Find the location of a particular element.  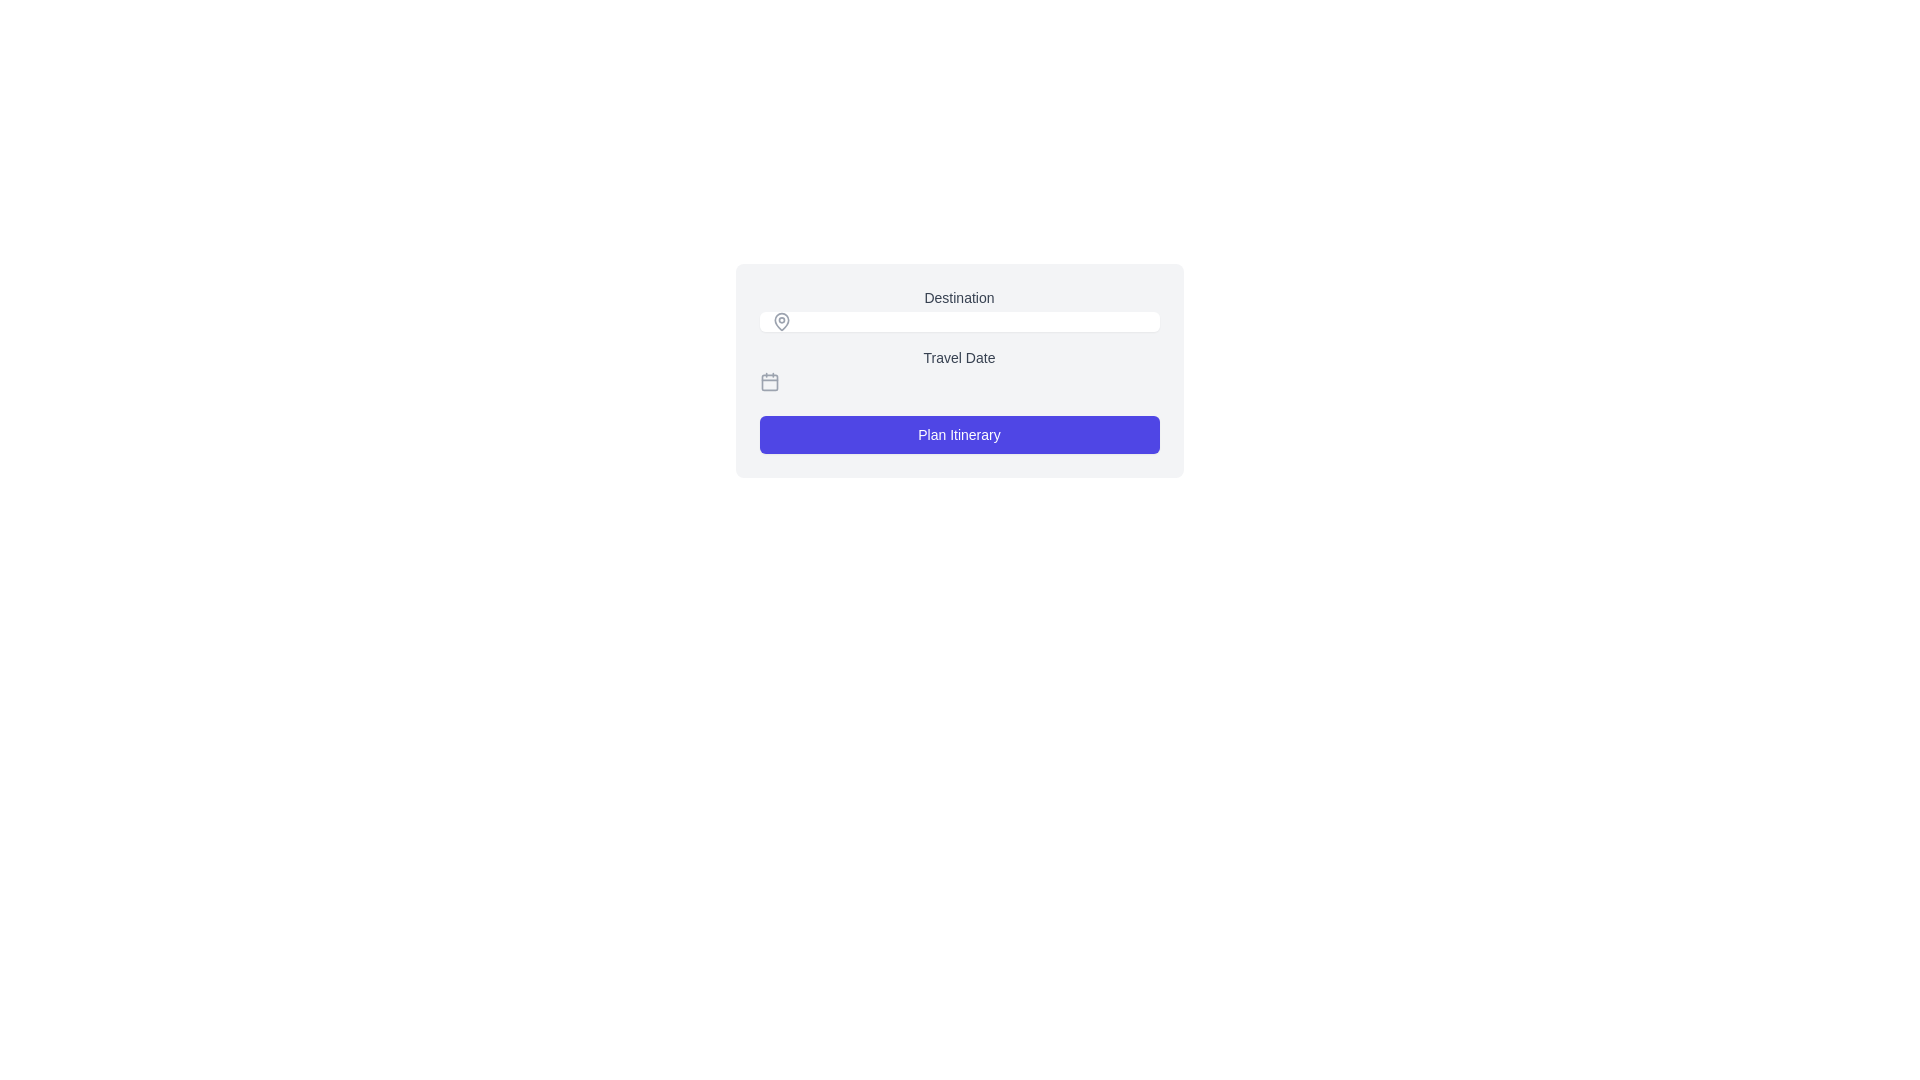

the decorative location icon within the 'Destination' input field, which is positioned at the leftmost side of the field is located at coordinates (774, 320).